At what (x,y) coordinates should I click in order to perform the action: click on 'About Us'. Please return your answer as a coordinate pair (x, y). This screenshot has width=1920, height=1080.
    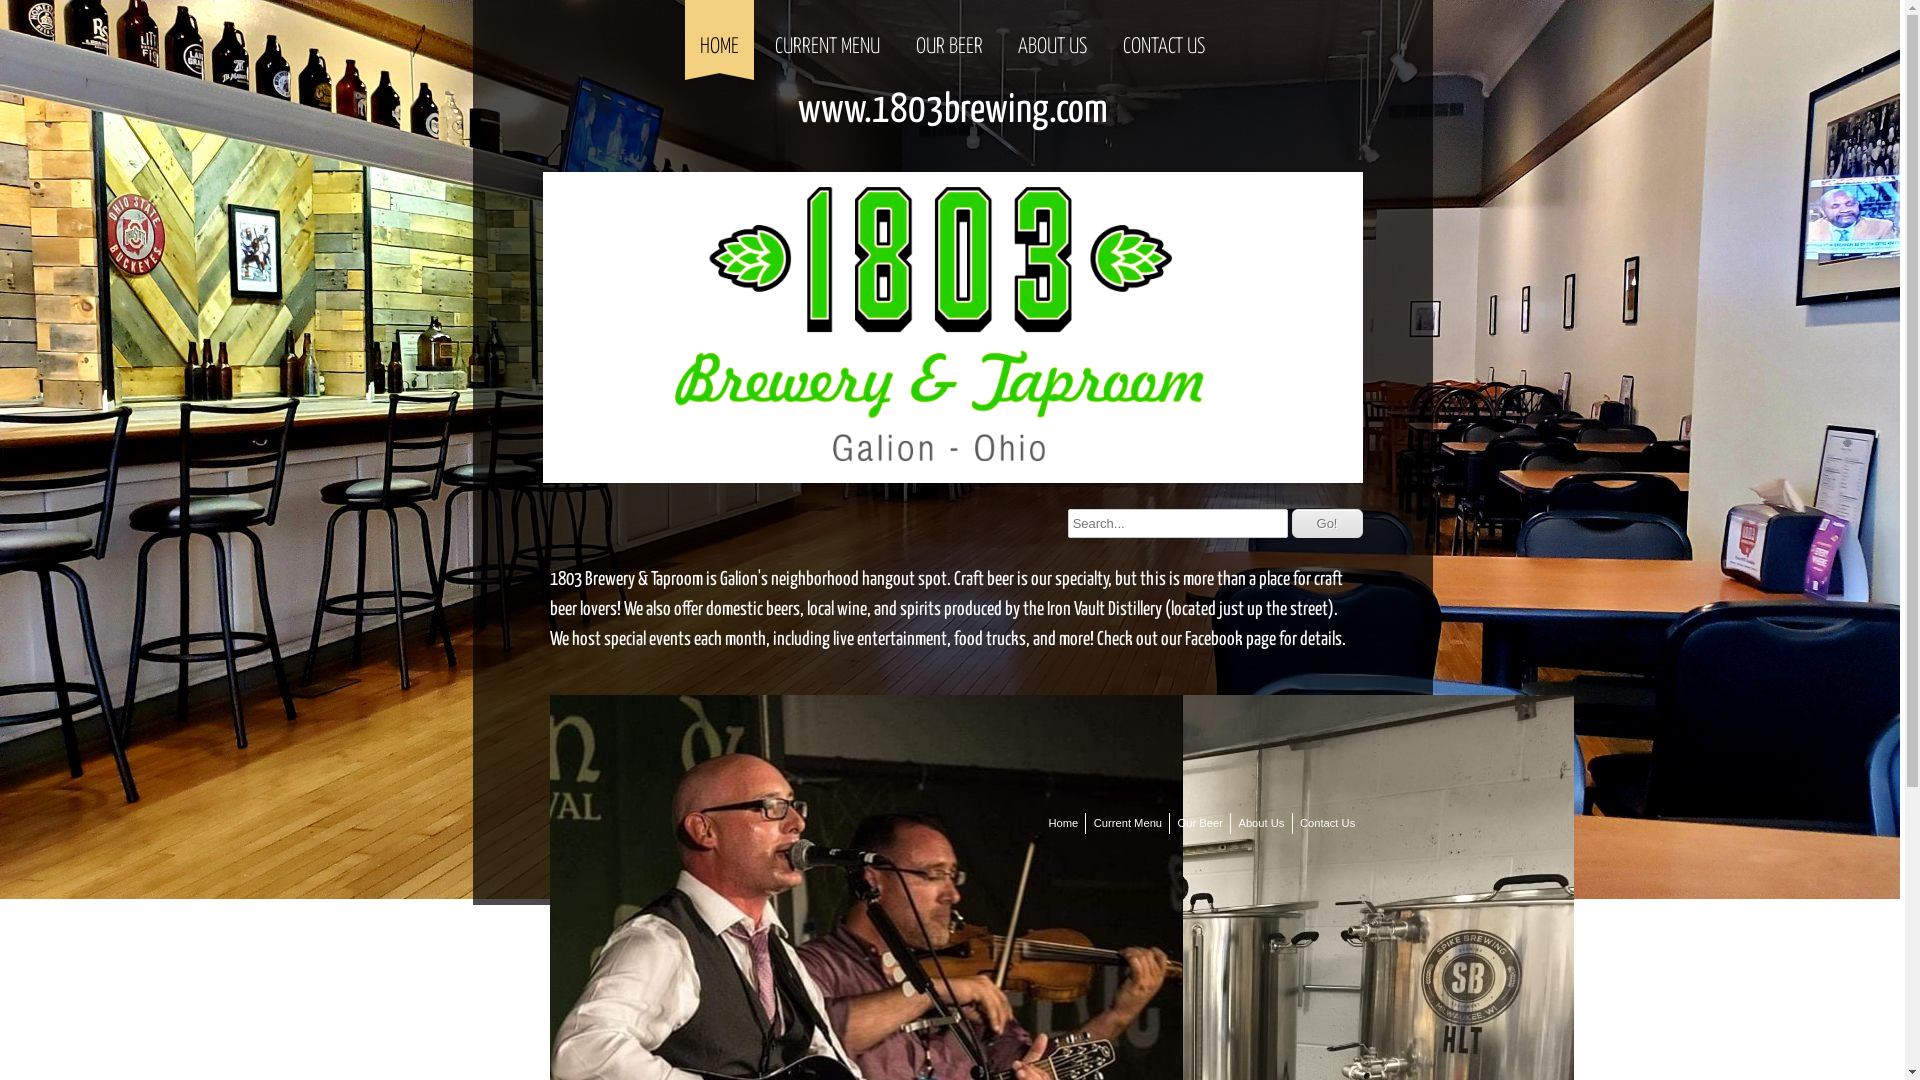
    Looking at the image, I should click on (1232, 823).